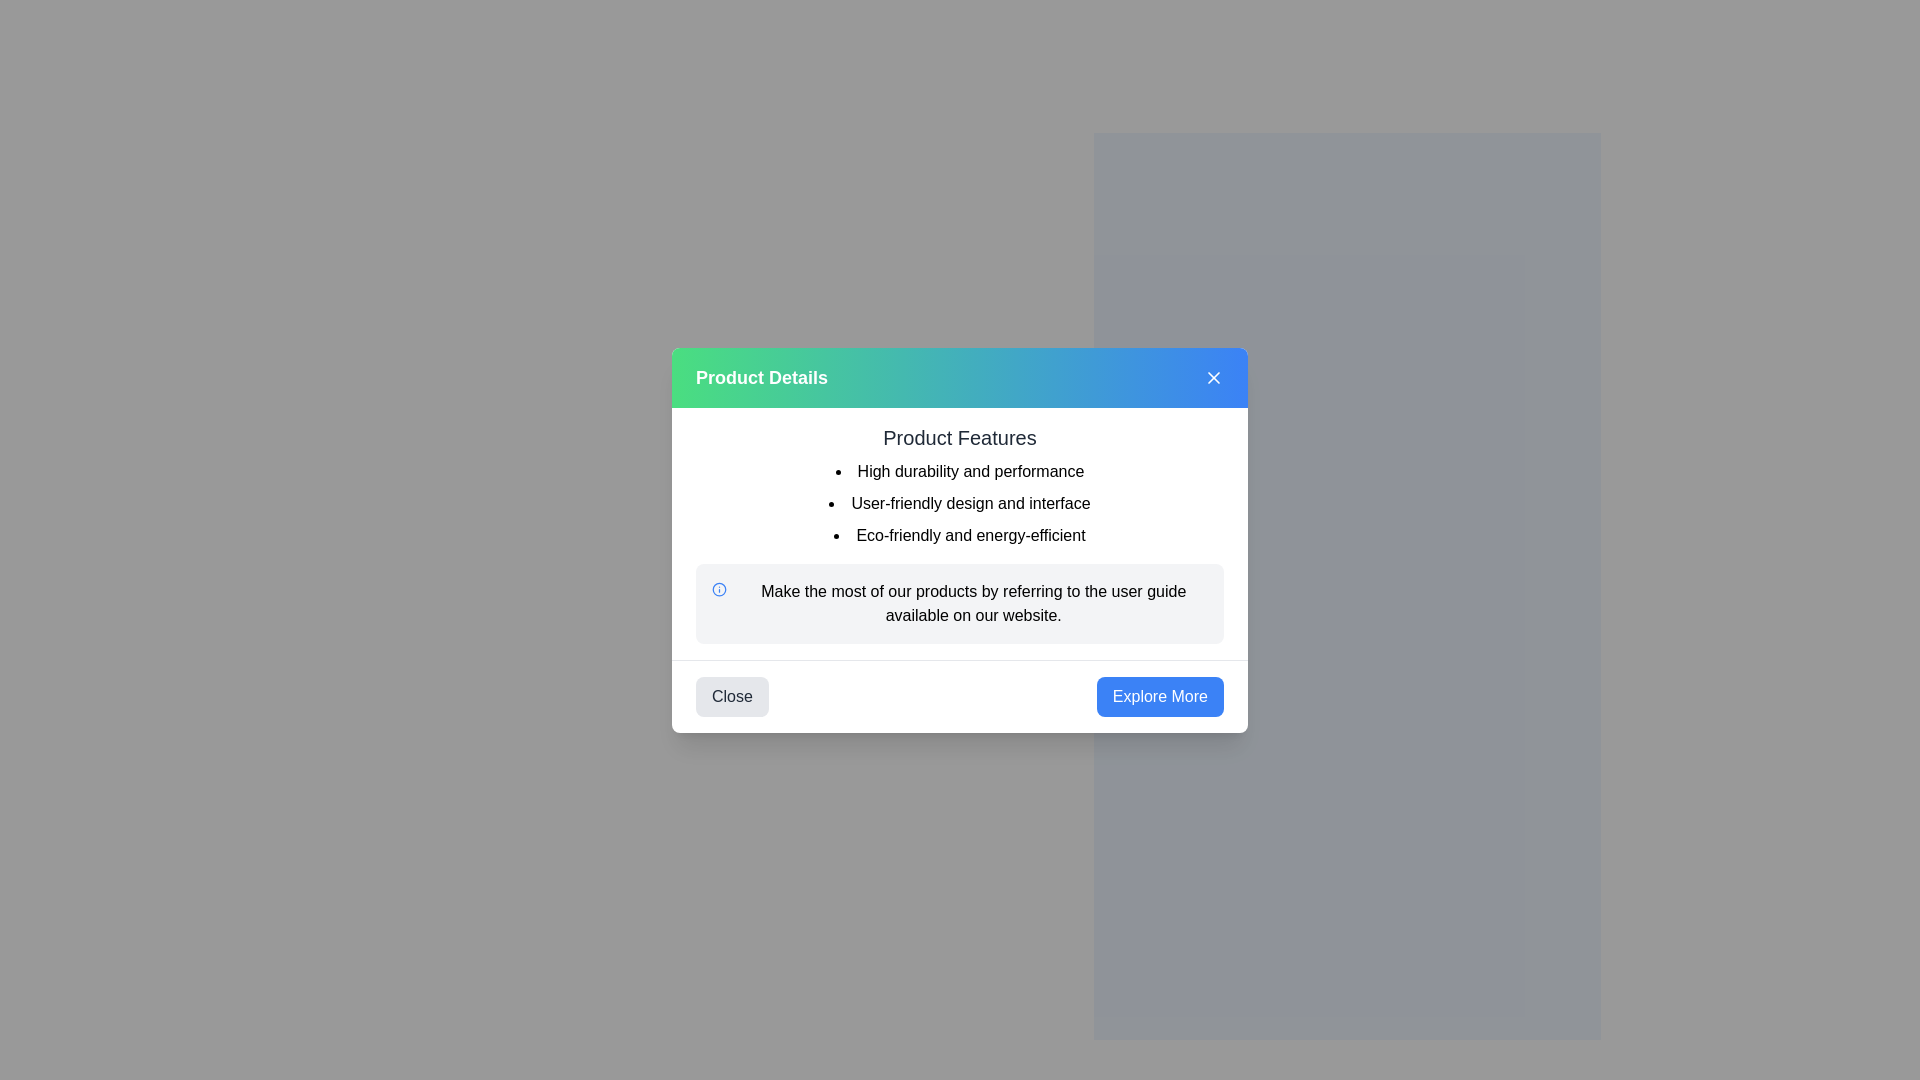 The image size is (1920, 1080). Describe the element at coordinates (960, 471) in the screenshot. I see `the topmost bullet point in the product feature list that is located within the central modal dialog box, positioned directly below the 'Product Features' heading` at that location.